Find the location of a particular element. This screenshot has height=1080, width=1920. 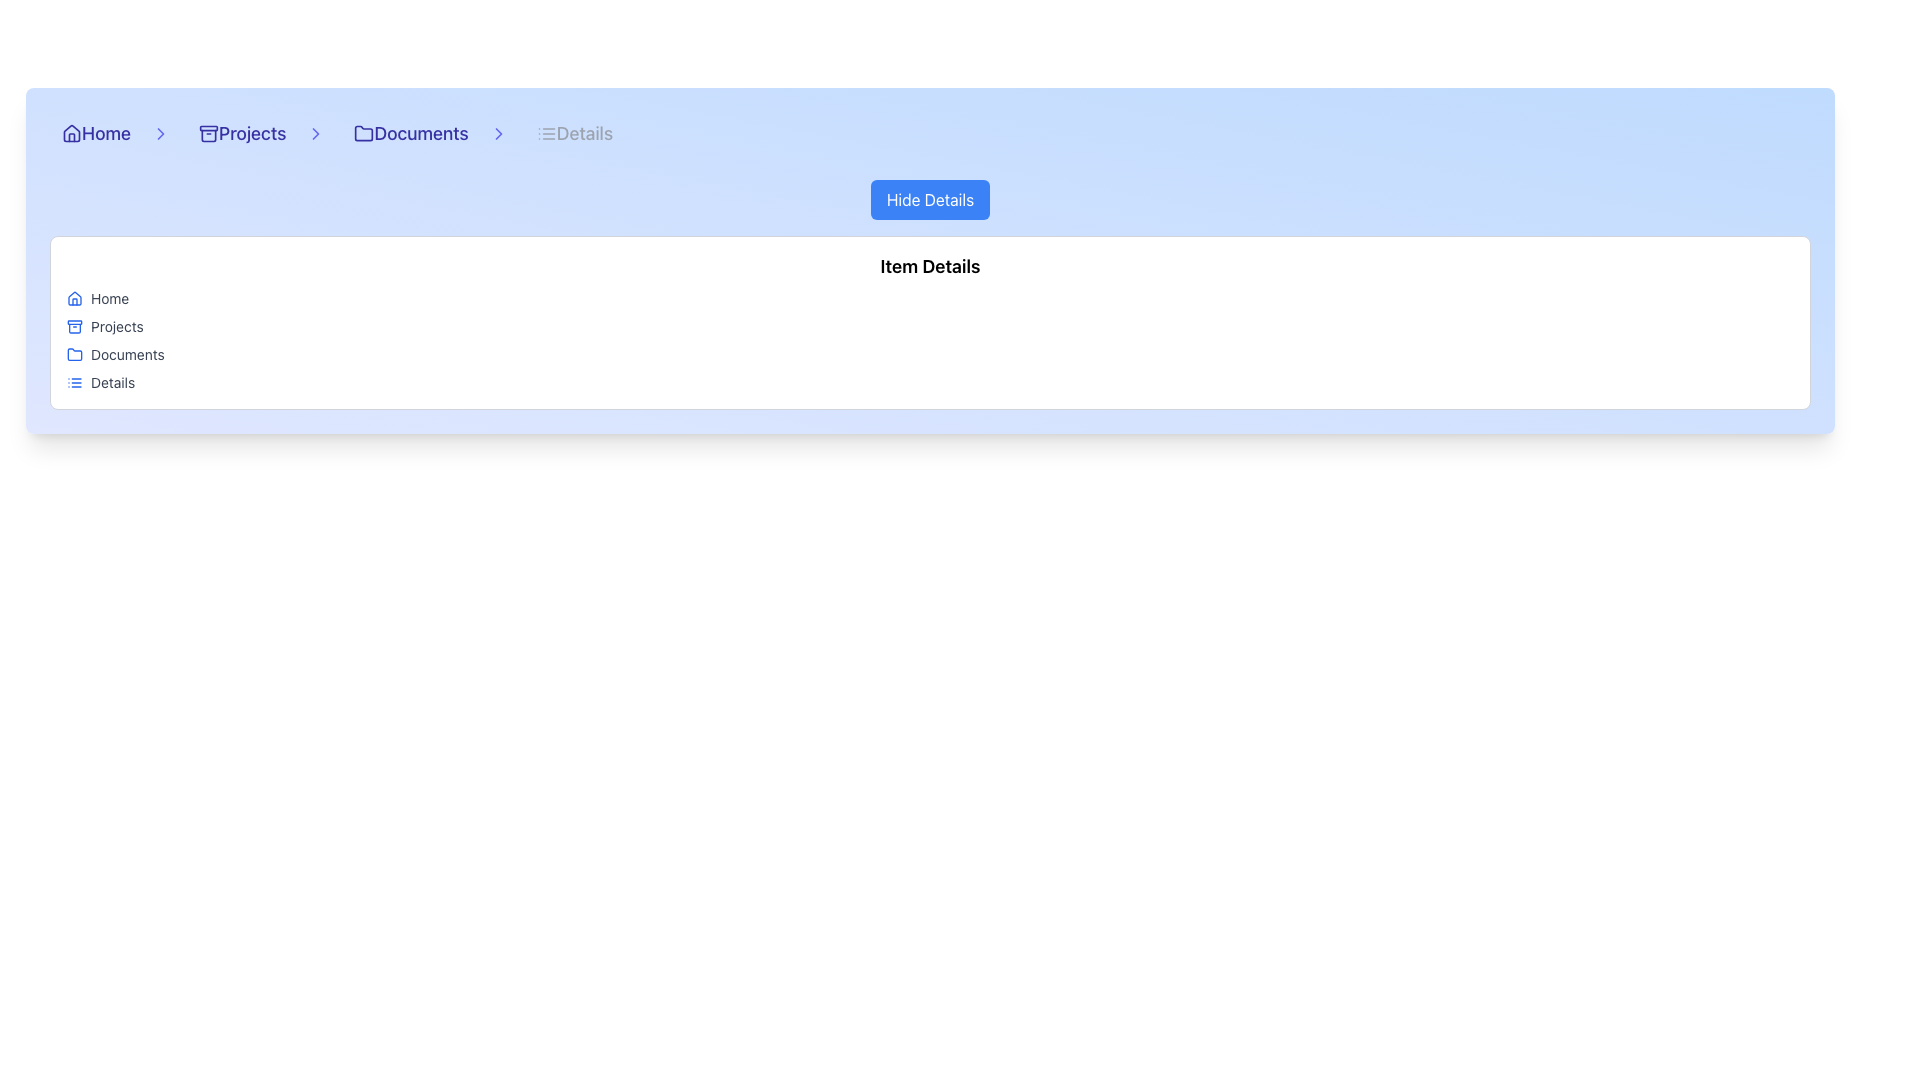

the folder icon in the breadcrumb navigation that represents the 'Documents' hierarchy level, which is the third icon in the sequence, positioned to the right of the document icon and immediately before the details icon is located at coordinates (75, 353).